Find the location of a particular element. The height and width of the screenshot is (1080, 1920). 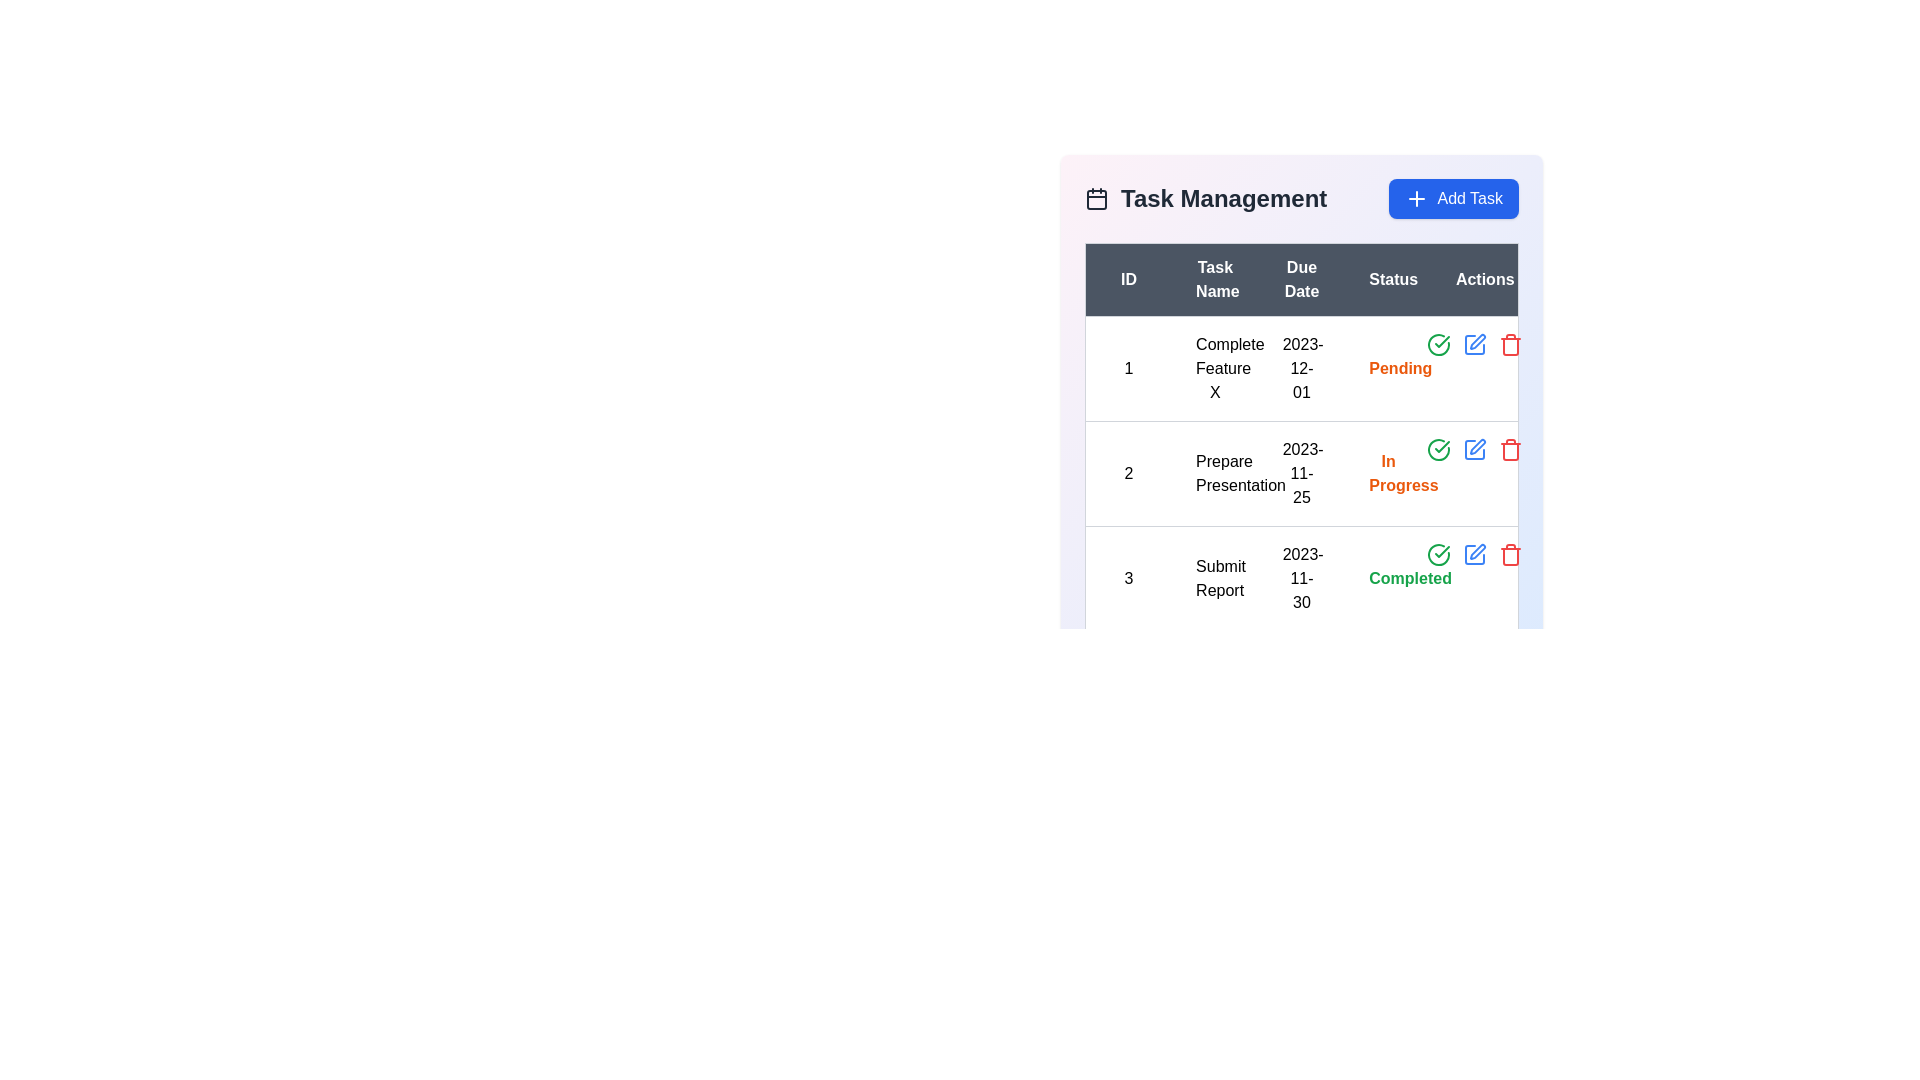

text from the Table Header Cell that contains 'Task Name', which is styled in white on a dark background and located in the header of a table is located at coordinates (1214, 280).